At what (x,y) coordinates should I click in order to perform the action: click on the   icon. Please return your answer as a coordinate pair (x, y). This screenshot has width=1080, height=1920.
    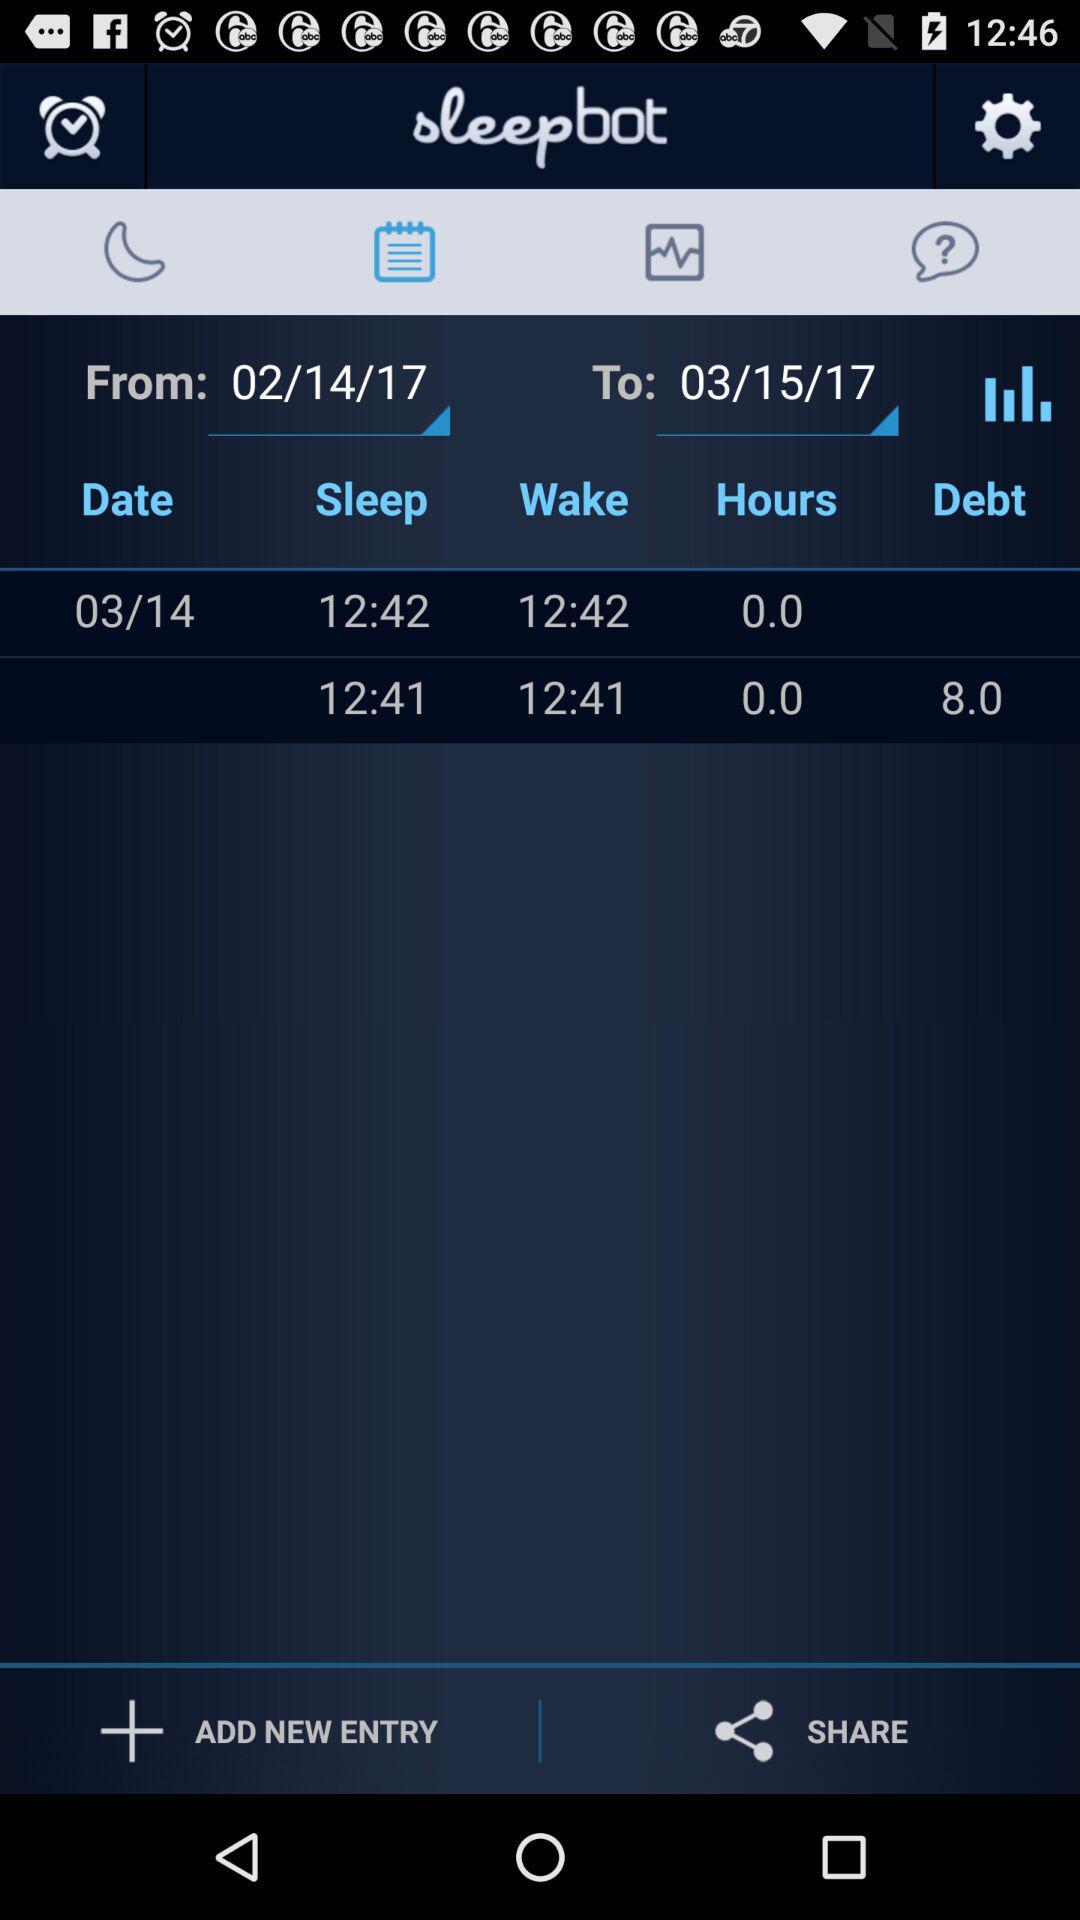
    Looking at the image, I should click on (41, 700).